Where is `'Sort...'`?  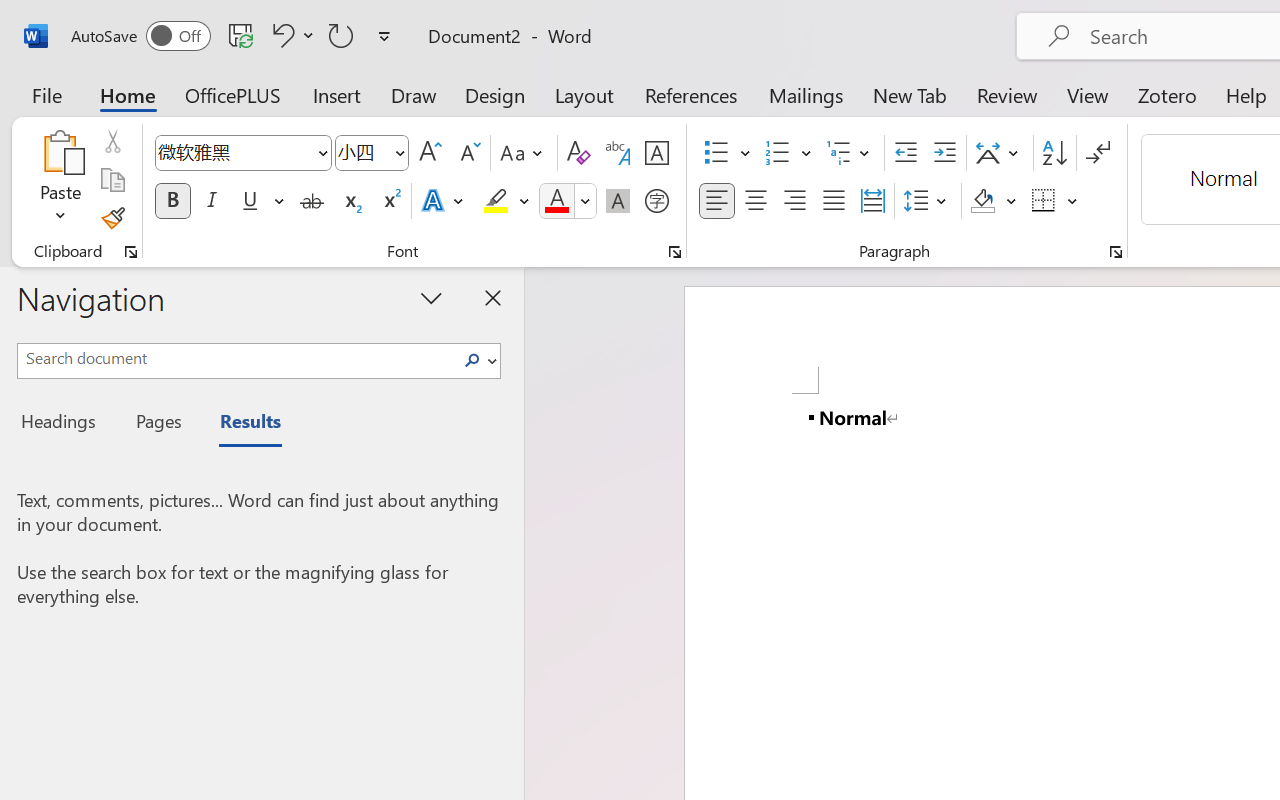
'Sort...' is located at coordinates (1053, 153).